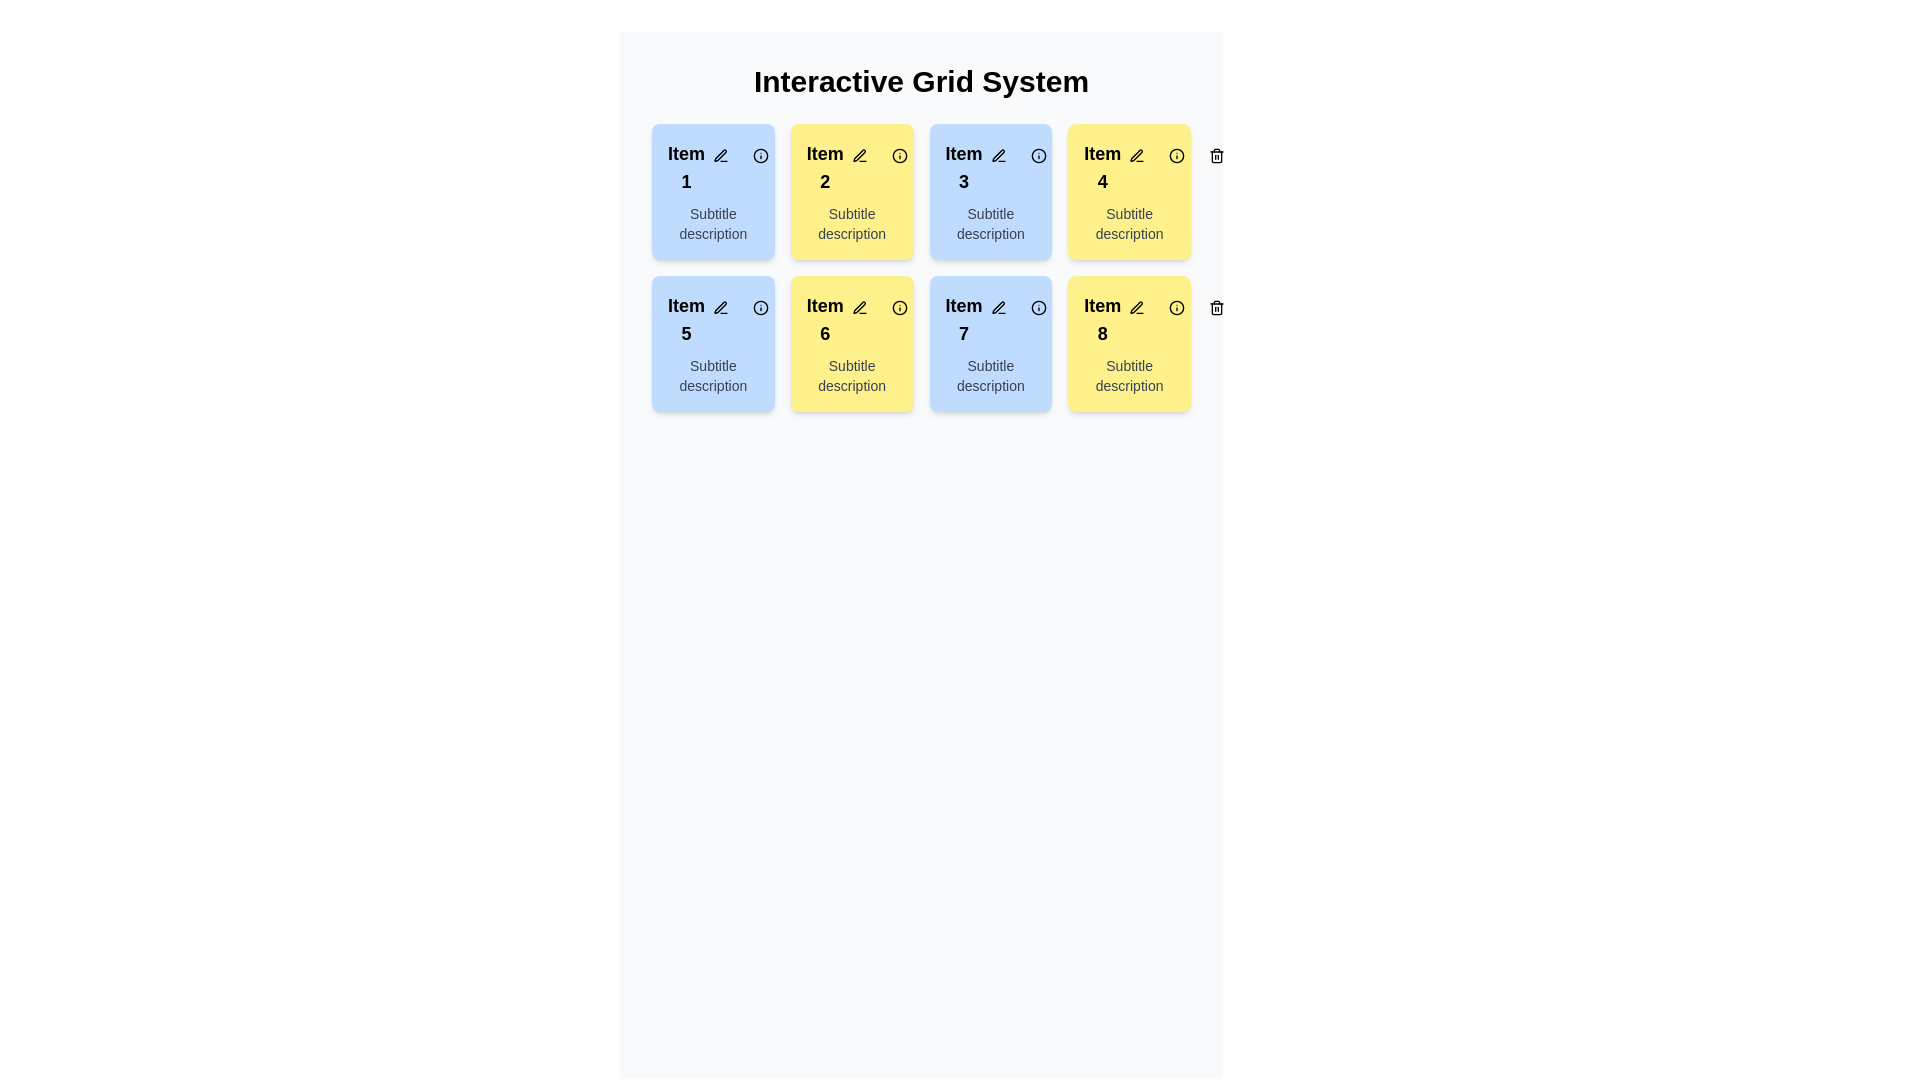 Image resolution: width=1920 pixels, height=1080 pixels. Describe the element at coordinates (898, 308) in the screenshot. I see `the circular information icon located at the top-right corner of the item card labeled 'Item 6'` at that location.